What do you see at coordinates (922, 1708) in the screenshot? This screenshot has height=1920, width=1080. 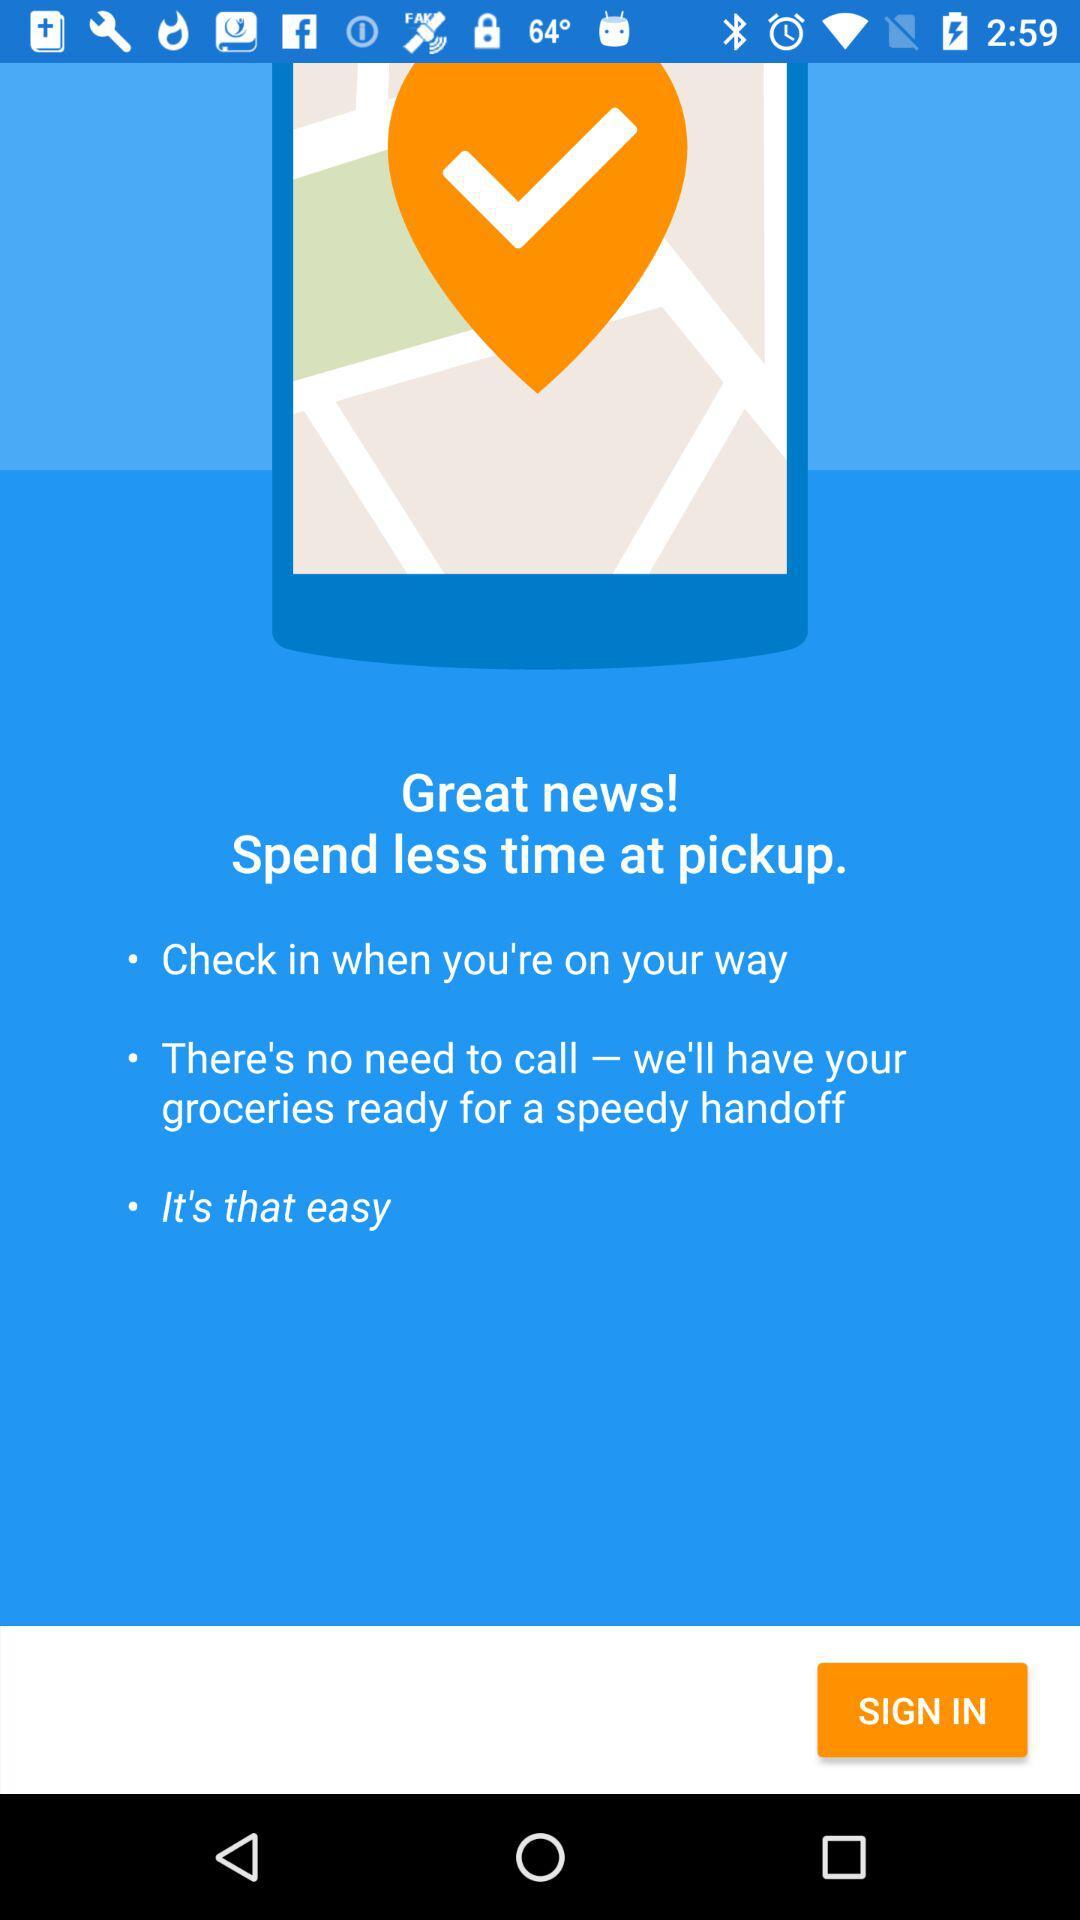 I see `sign in at the bottom right corner` at bounding box center [922, 1708].